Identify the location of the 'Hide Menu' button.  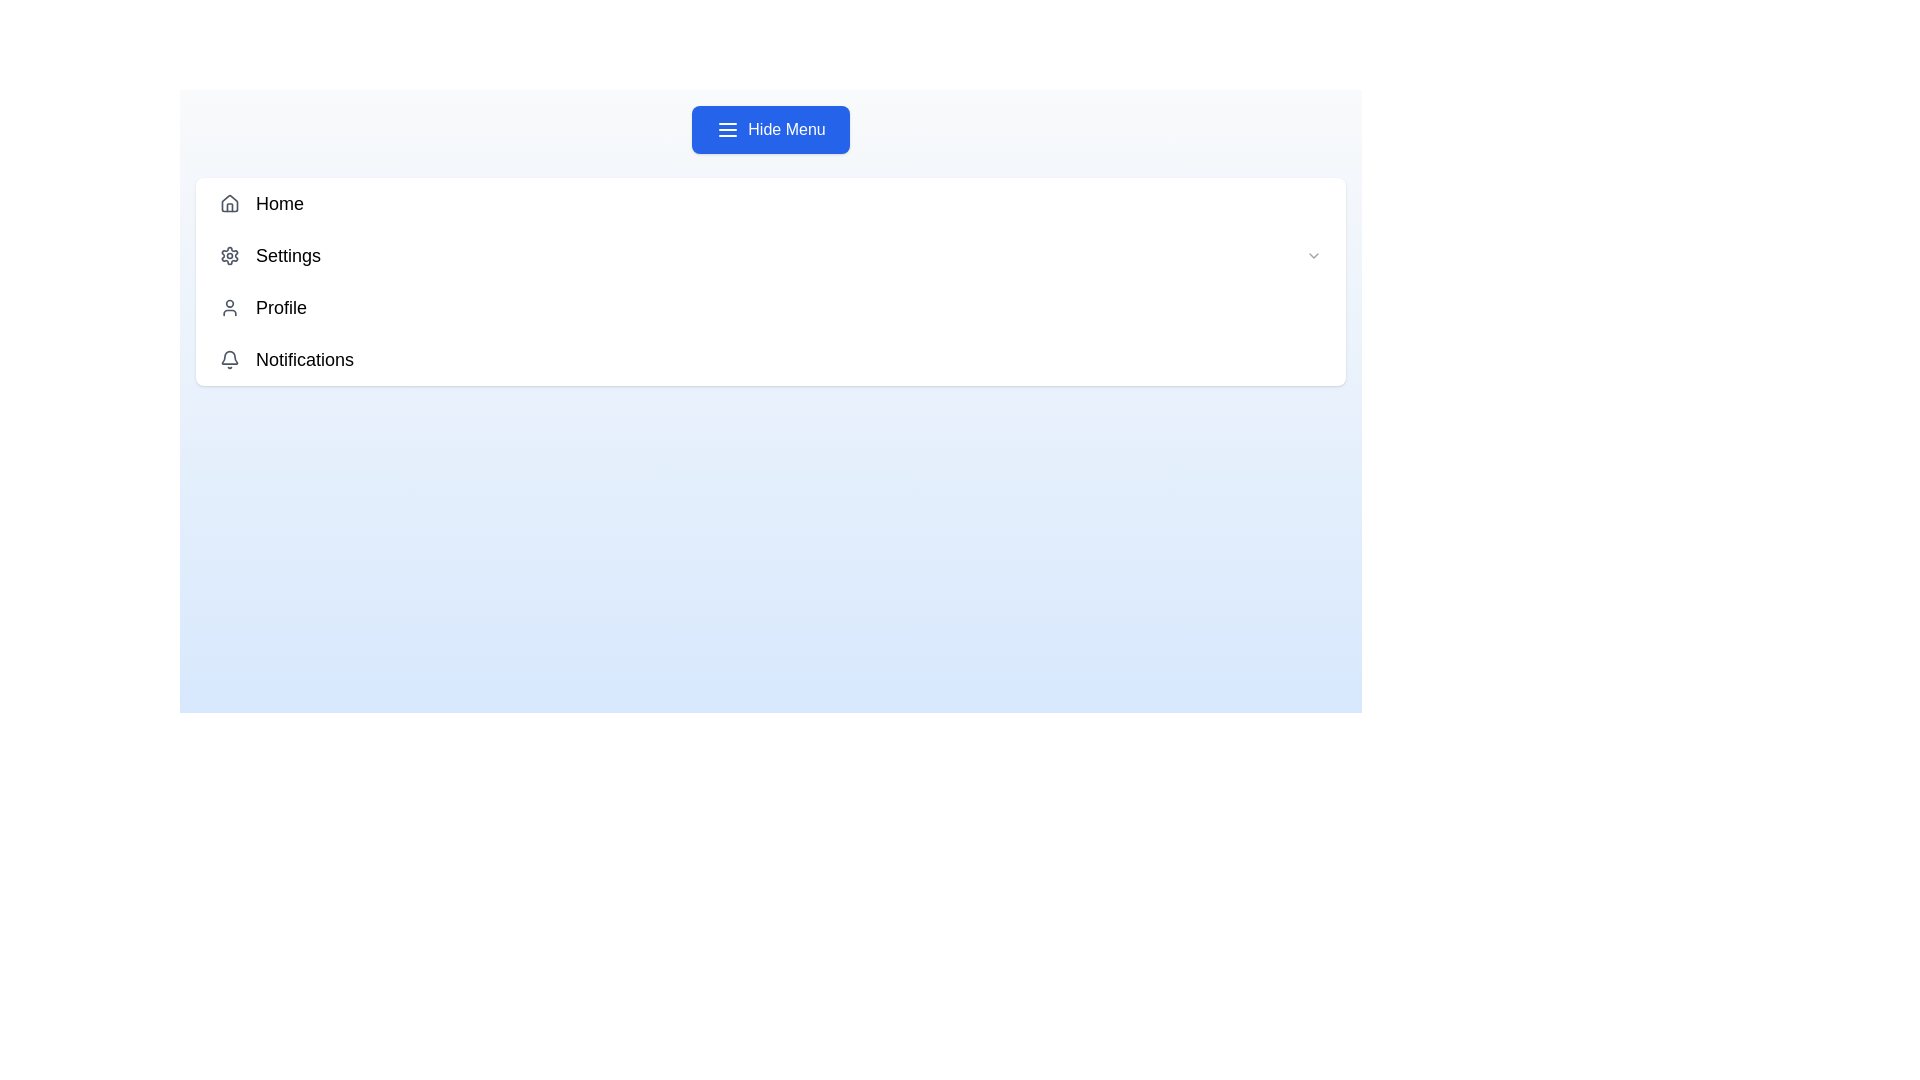
(770, 130).